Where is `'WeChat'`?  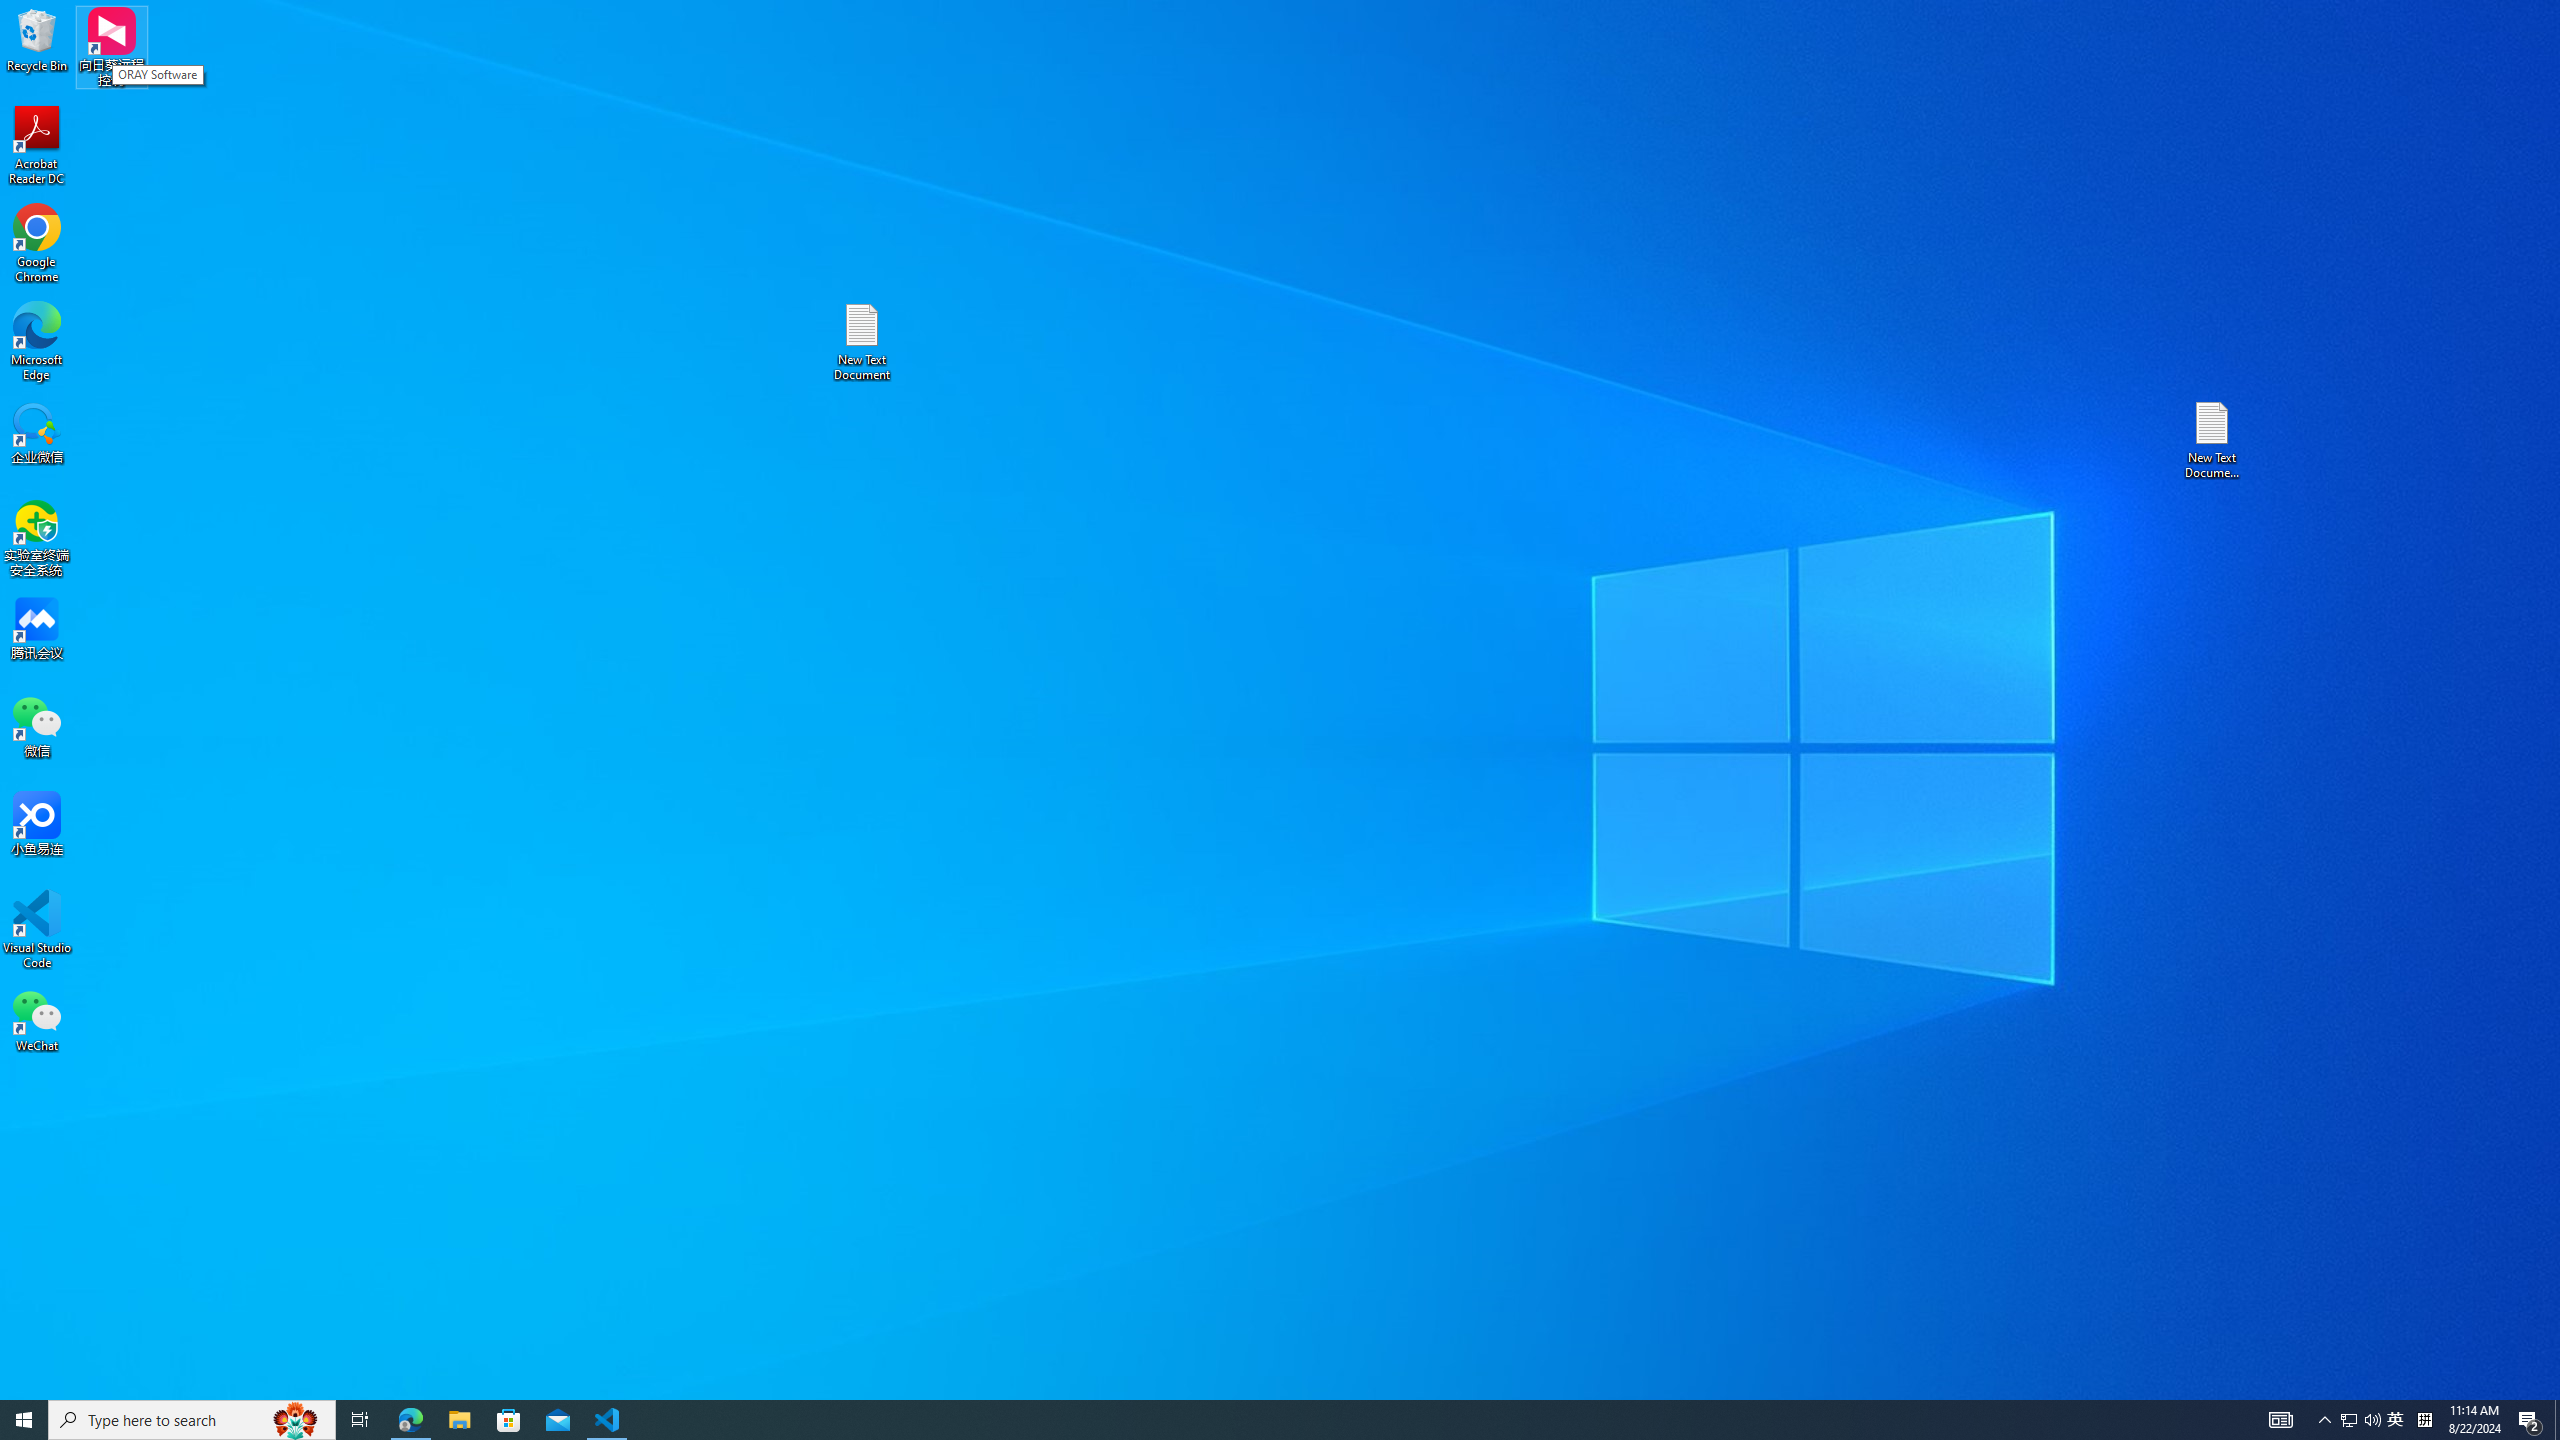
'WeChat' is located at coordinates (36, 1019).